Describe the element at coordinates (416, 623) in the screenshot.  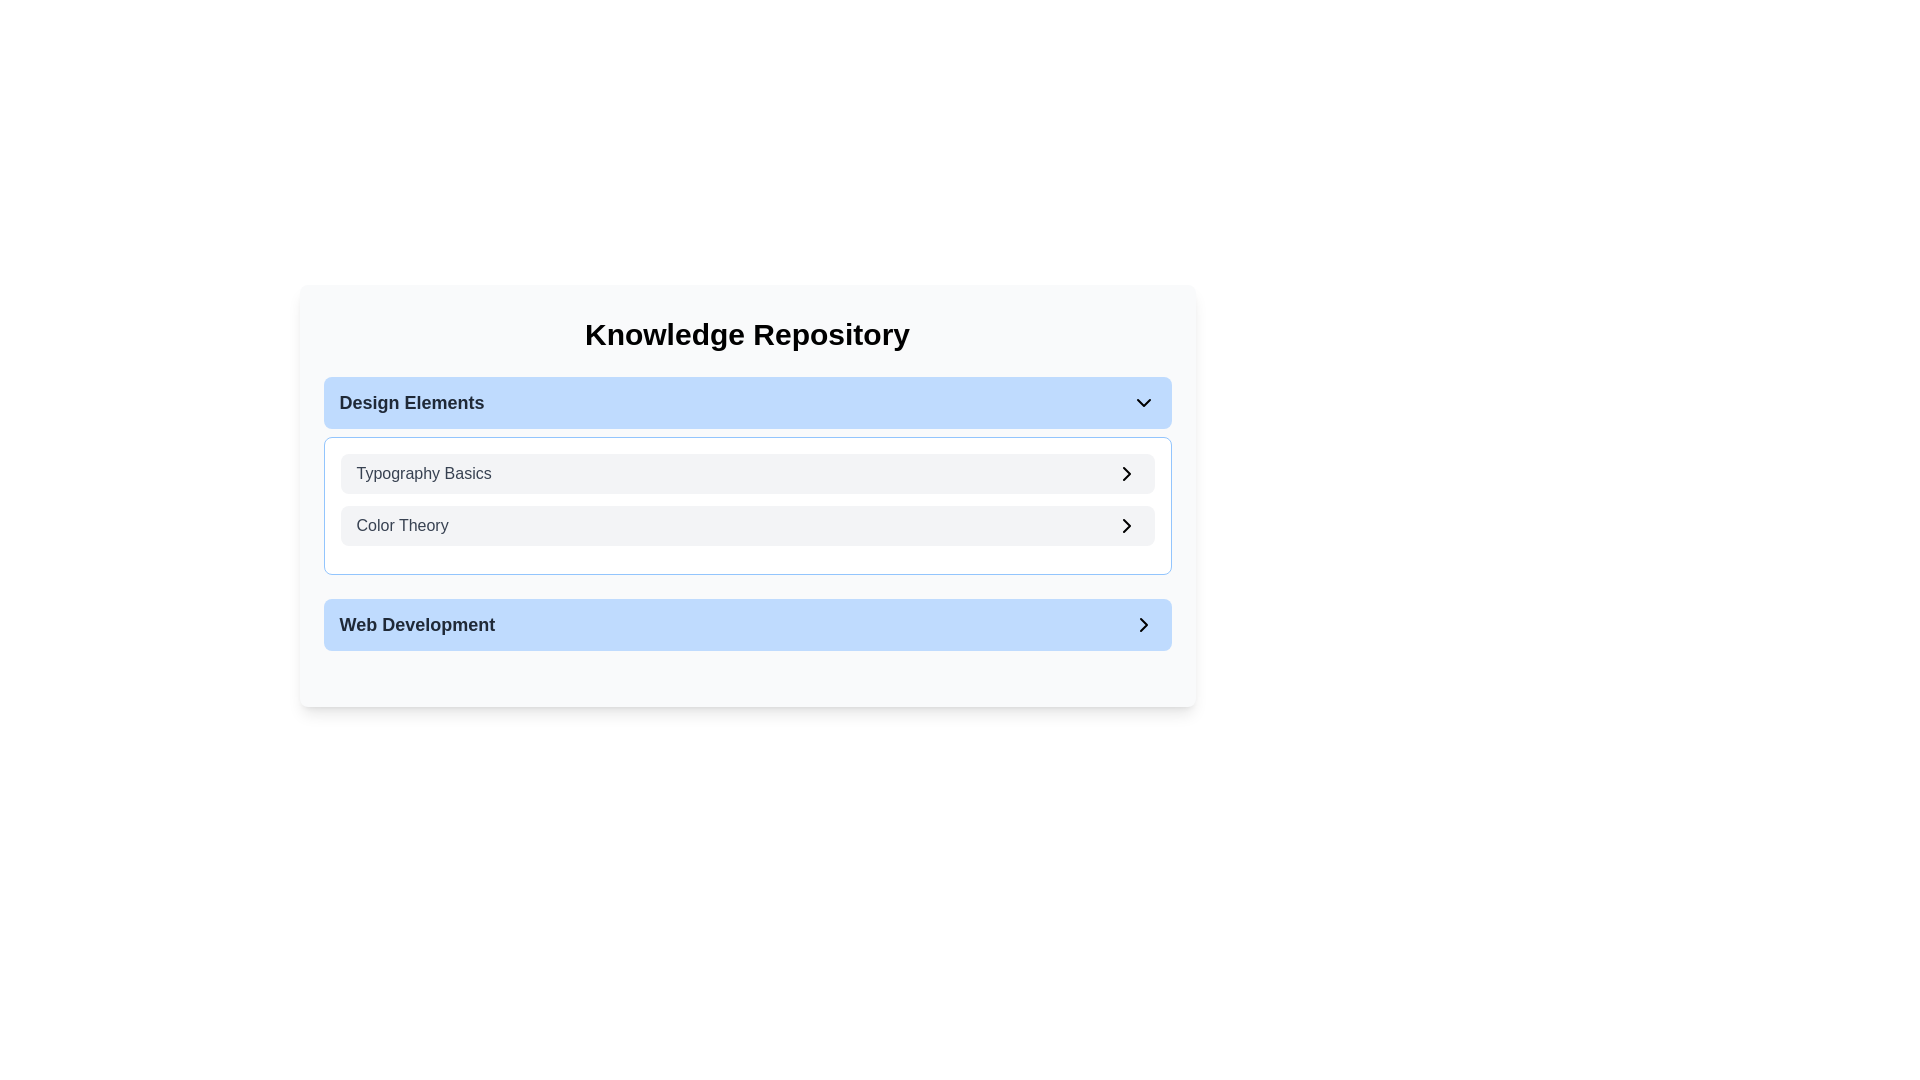
I see `the static text label that serves as a title for the selectable button representing the 'Web Development' section, located within the 'Knowledge Repository' section` at that location.